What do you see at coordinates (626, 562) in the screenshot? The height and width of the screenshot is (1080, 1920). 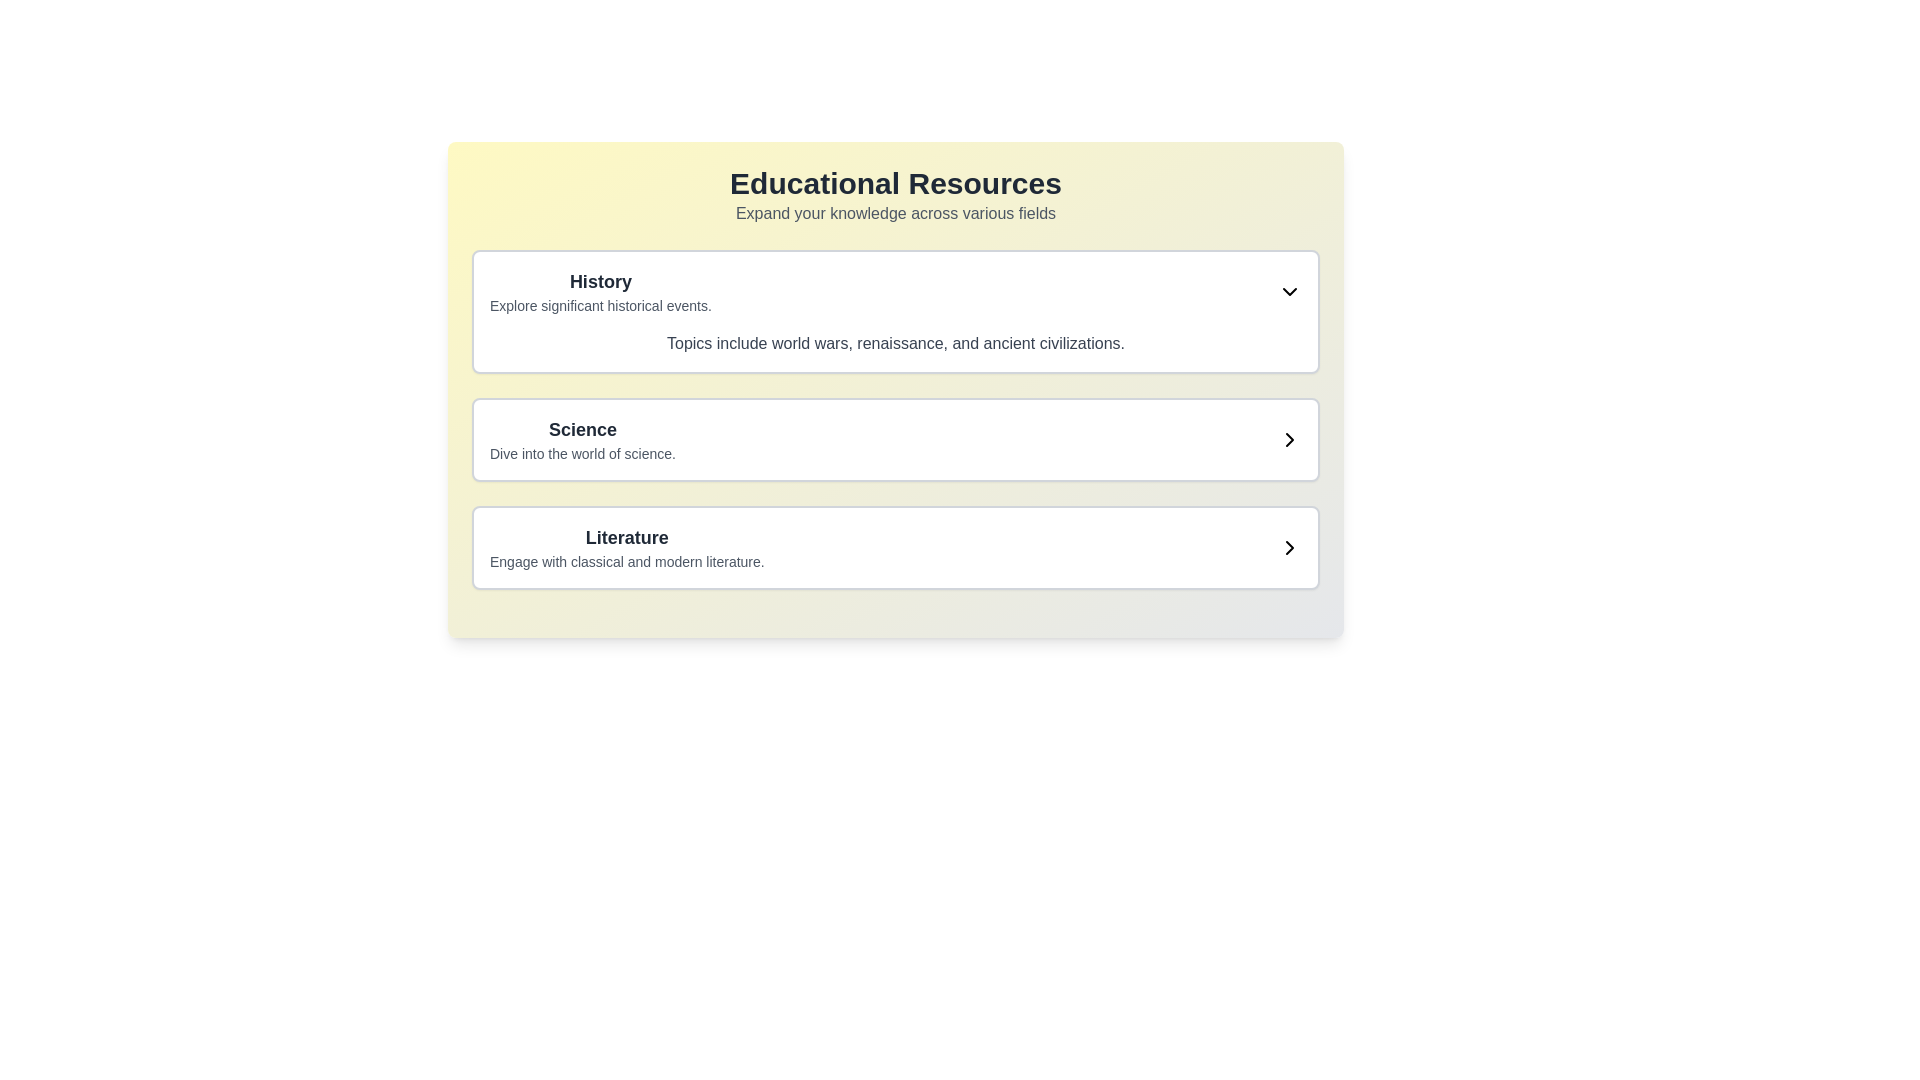 I see `the text label that reads 'Engage with classical and modern literature.', styled with a small, gray font, positioned below the title 'Literature'` at bounding box center [626, 562].